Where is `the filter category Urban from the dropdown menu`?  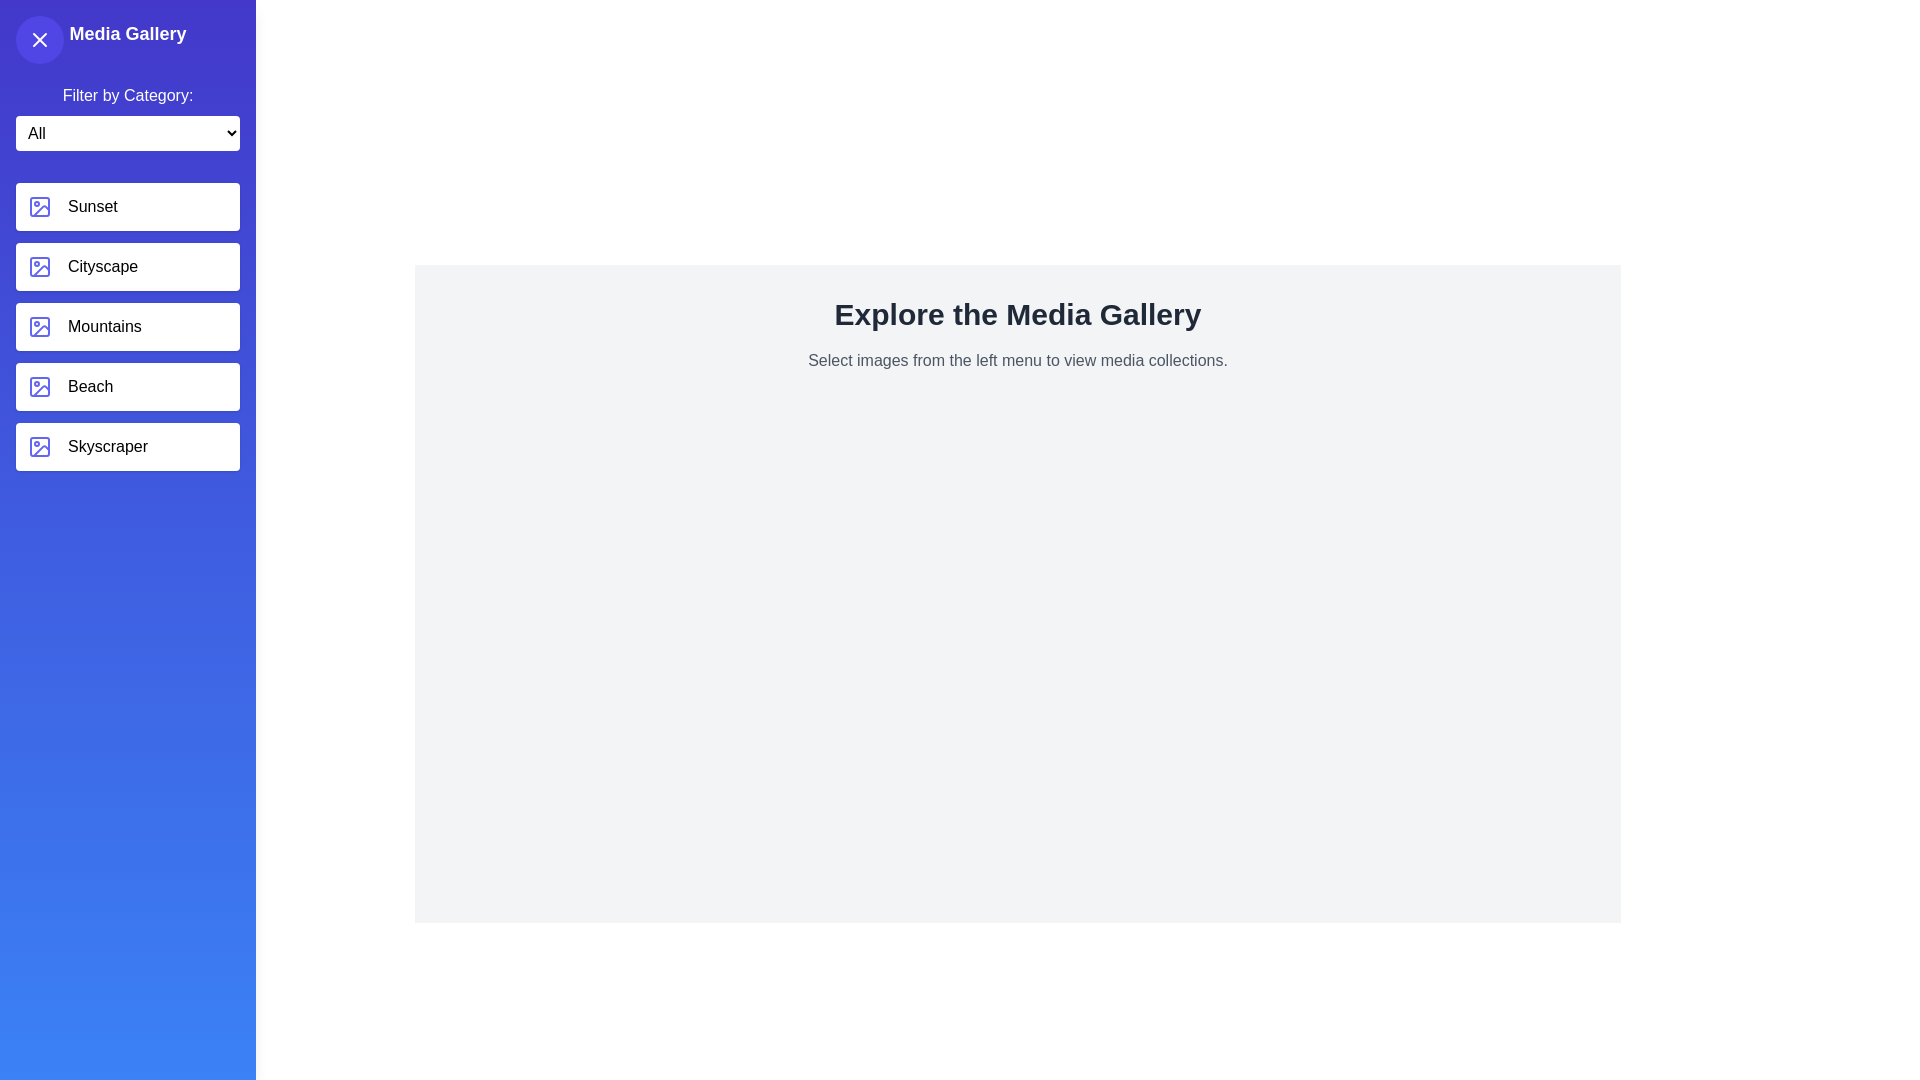 the filter category Urban from the dropdown menu is located at coordinates (127, 133).